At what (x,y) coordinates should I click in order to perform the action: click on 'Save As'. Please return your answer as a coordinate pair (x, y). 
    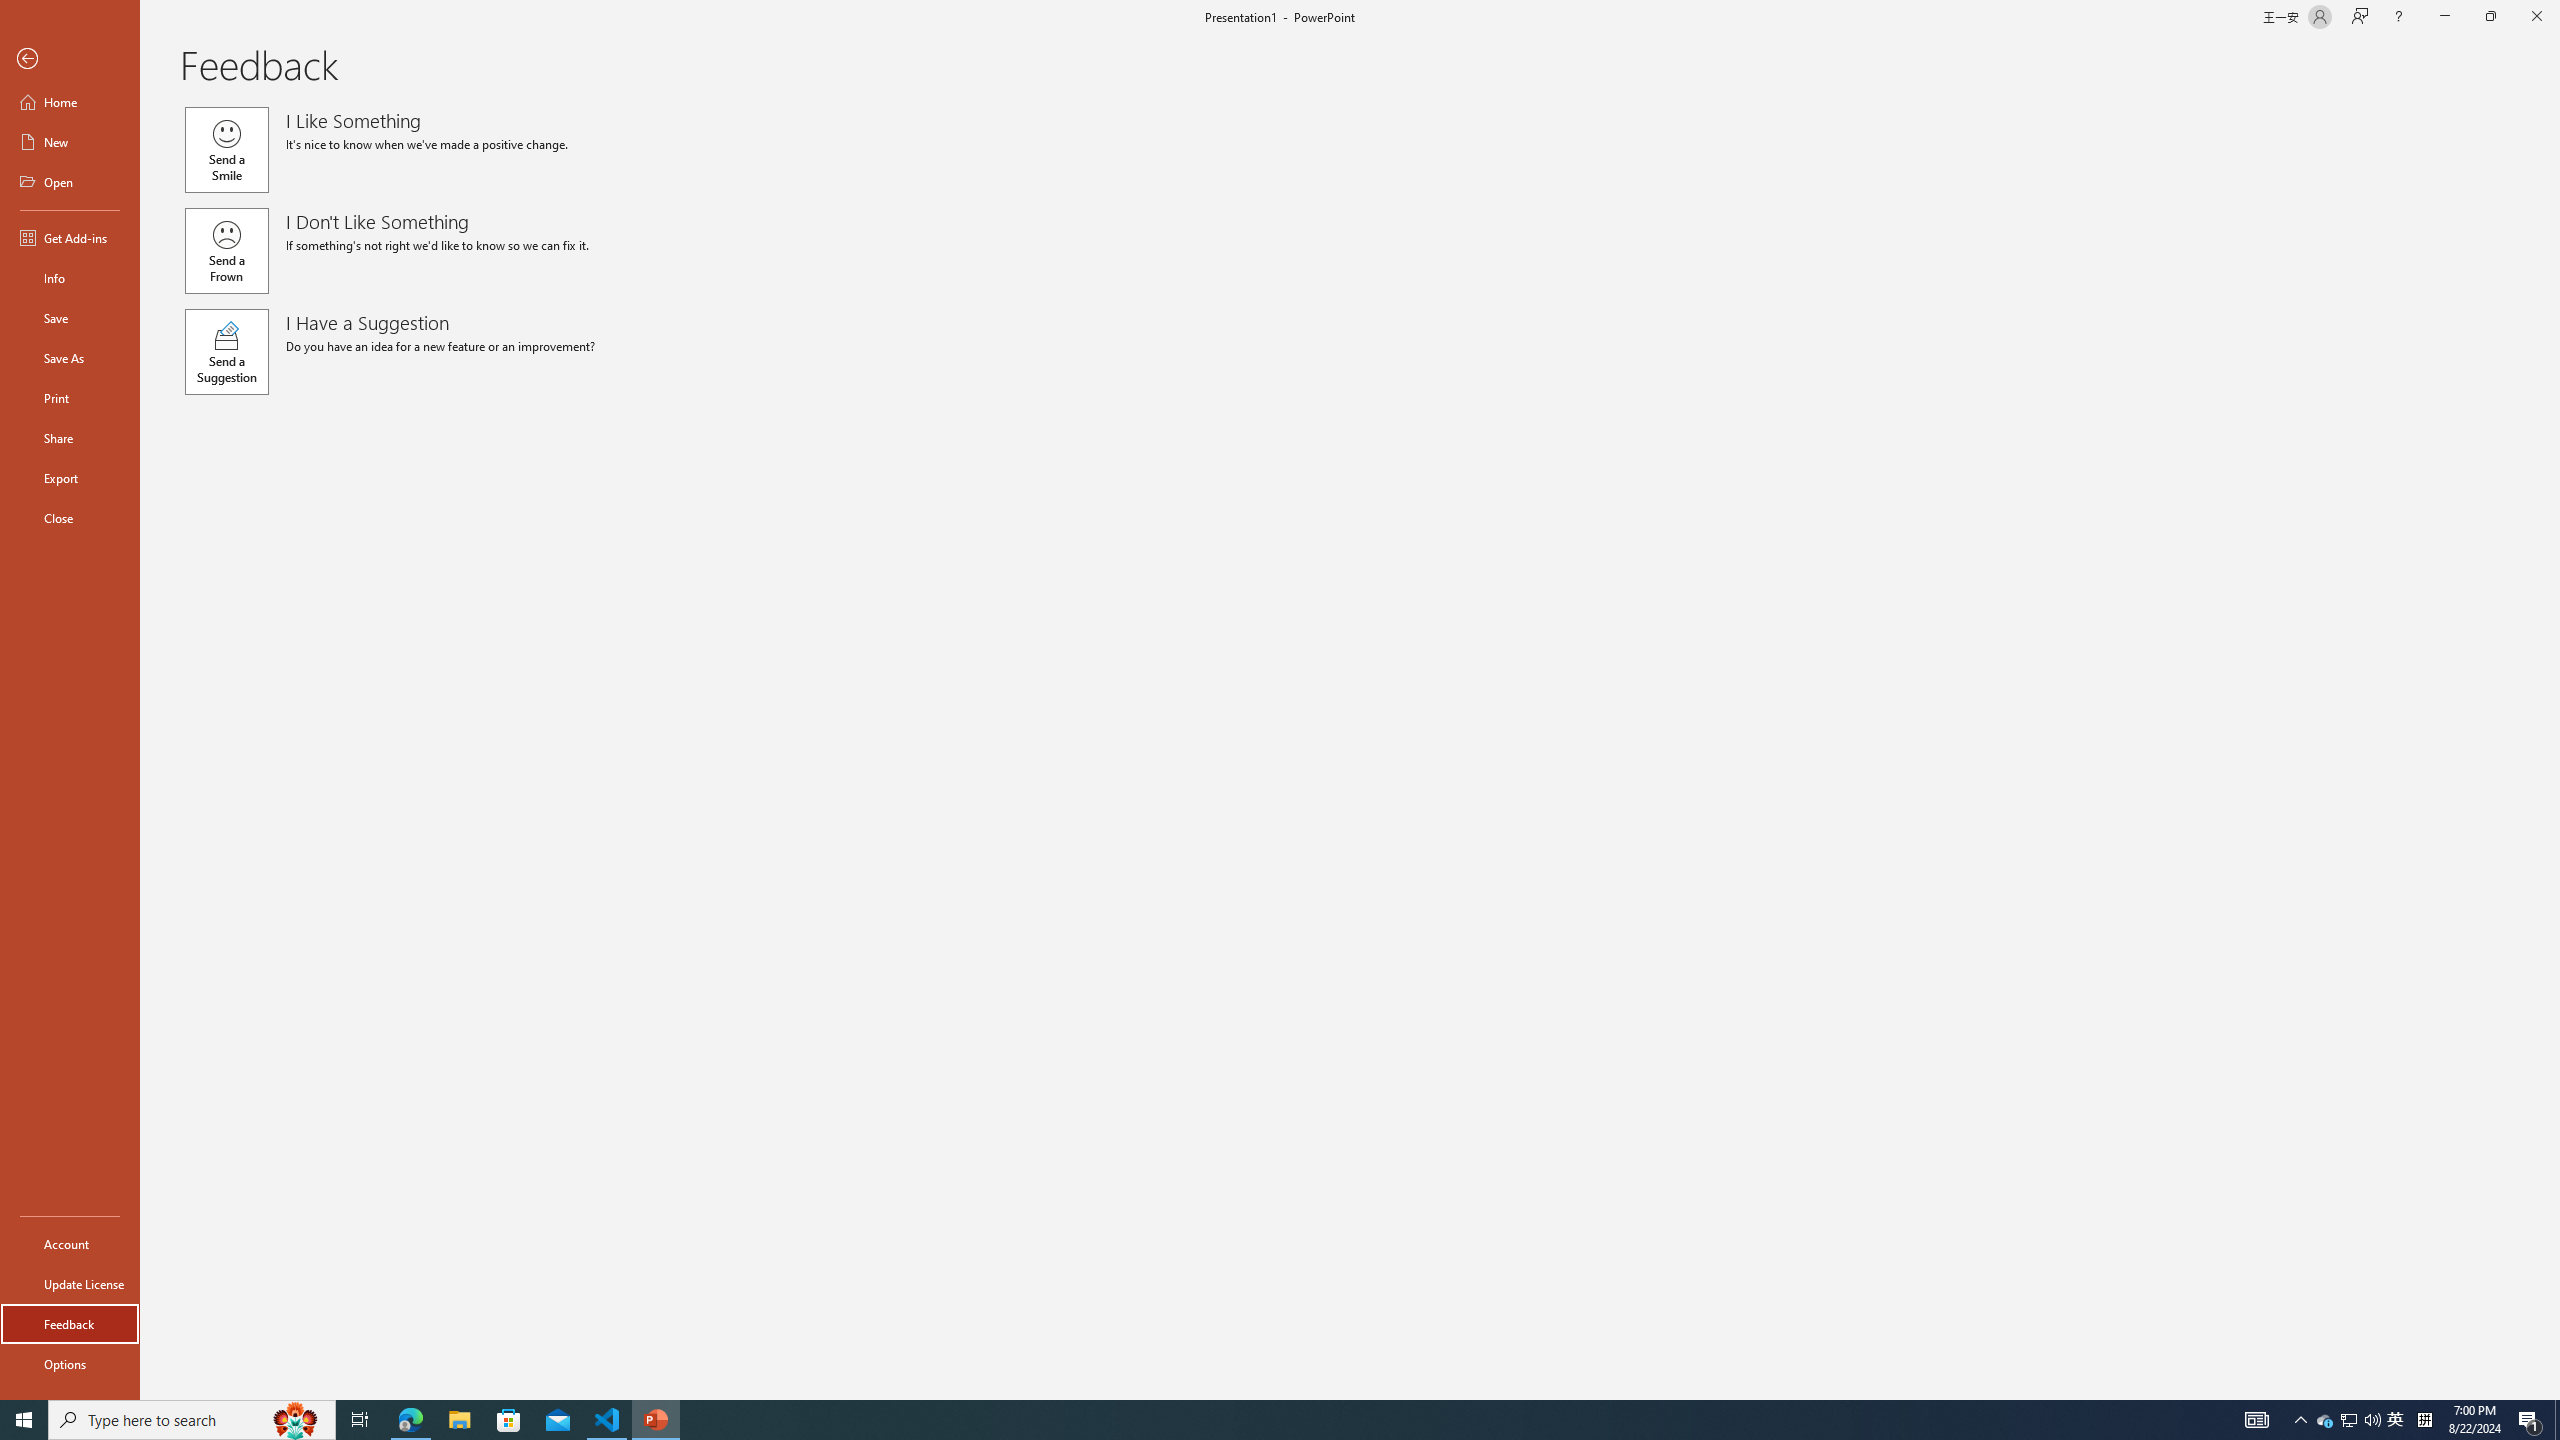
    Looking at the image, I should click on (69, 356).